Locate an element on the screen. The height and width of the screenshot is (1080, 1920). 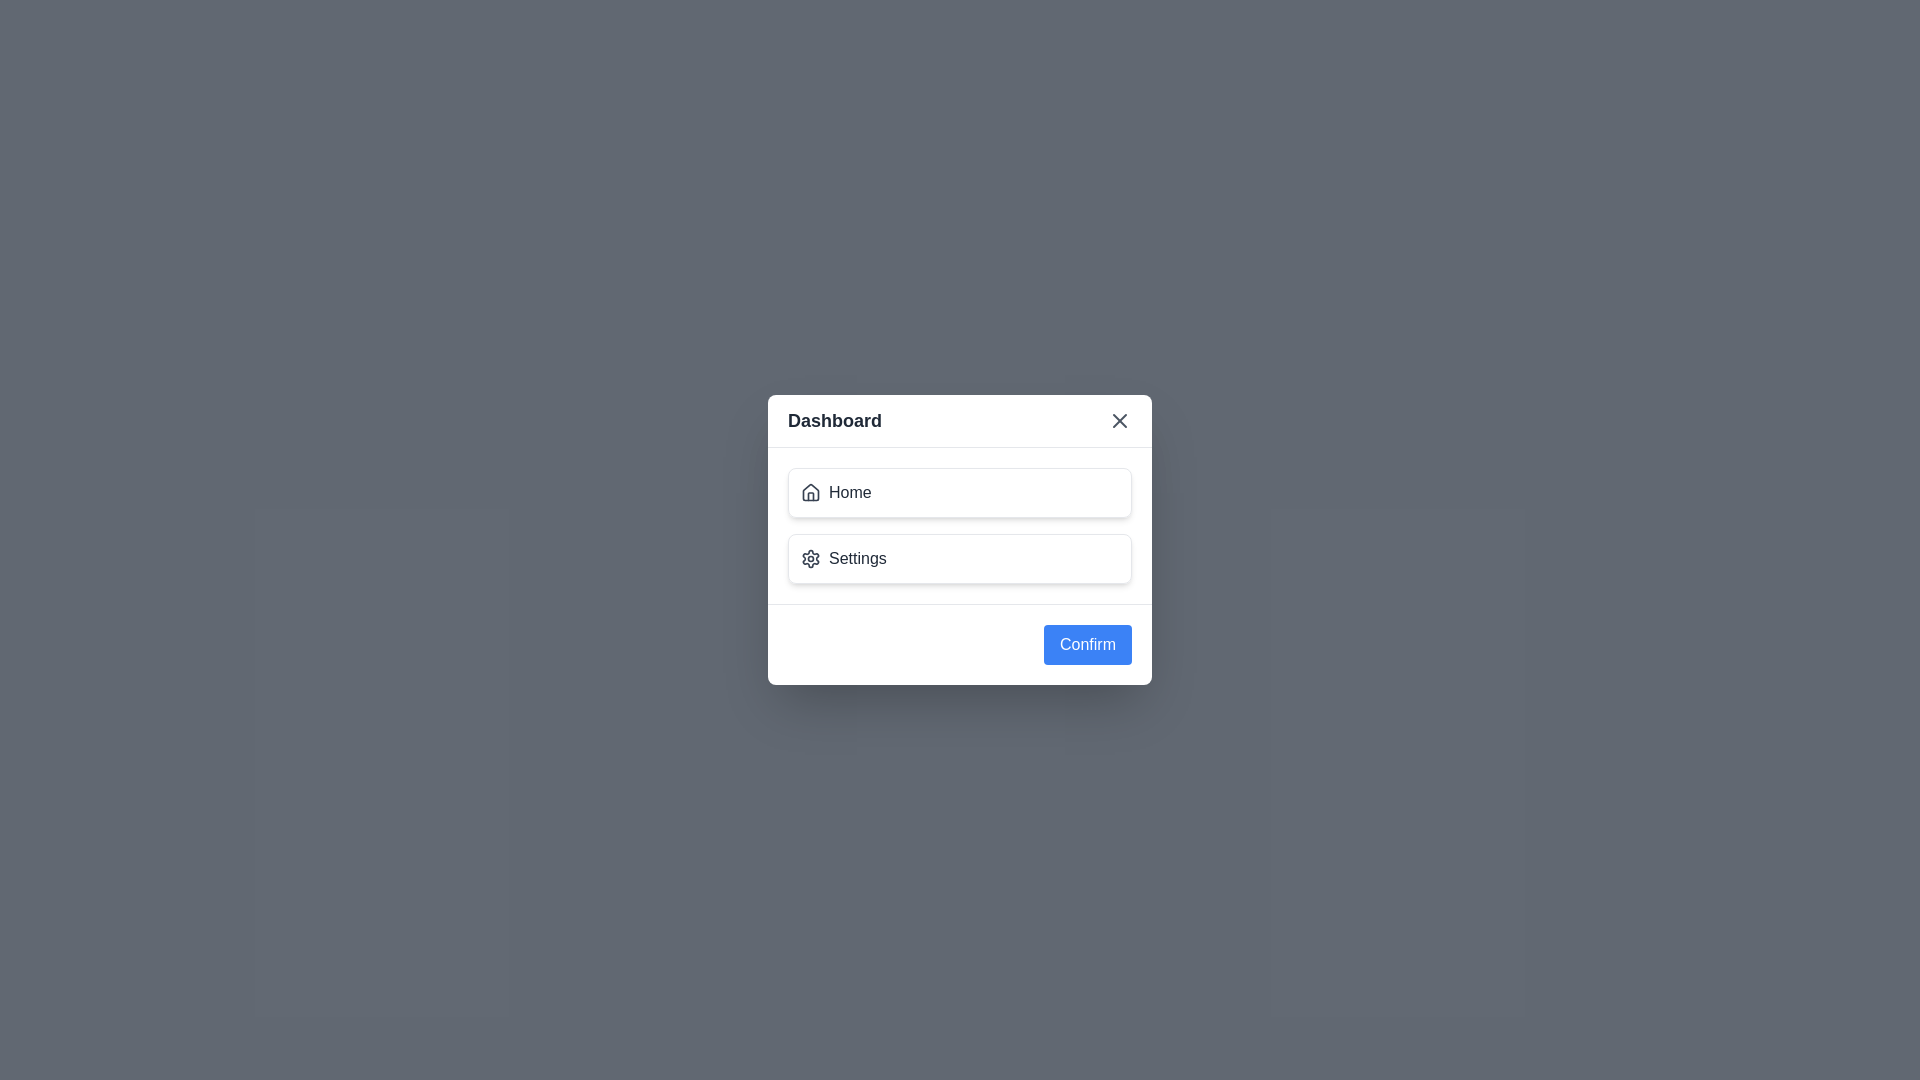
the menu item labeled Settings in the DashboardDialog is located at coordinates (960, 559).